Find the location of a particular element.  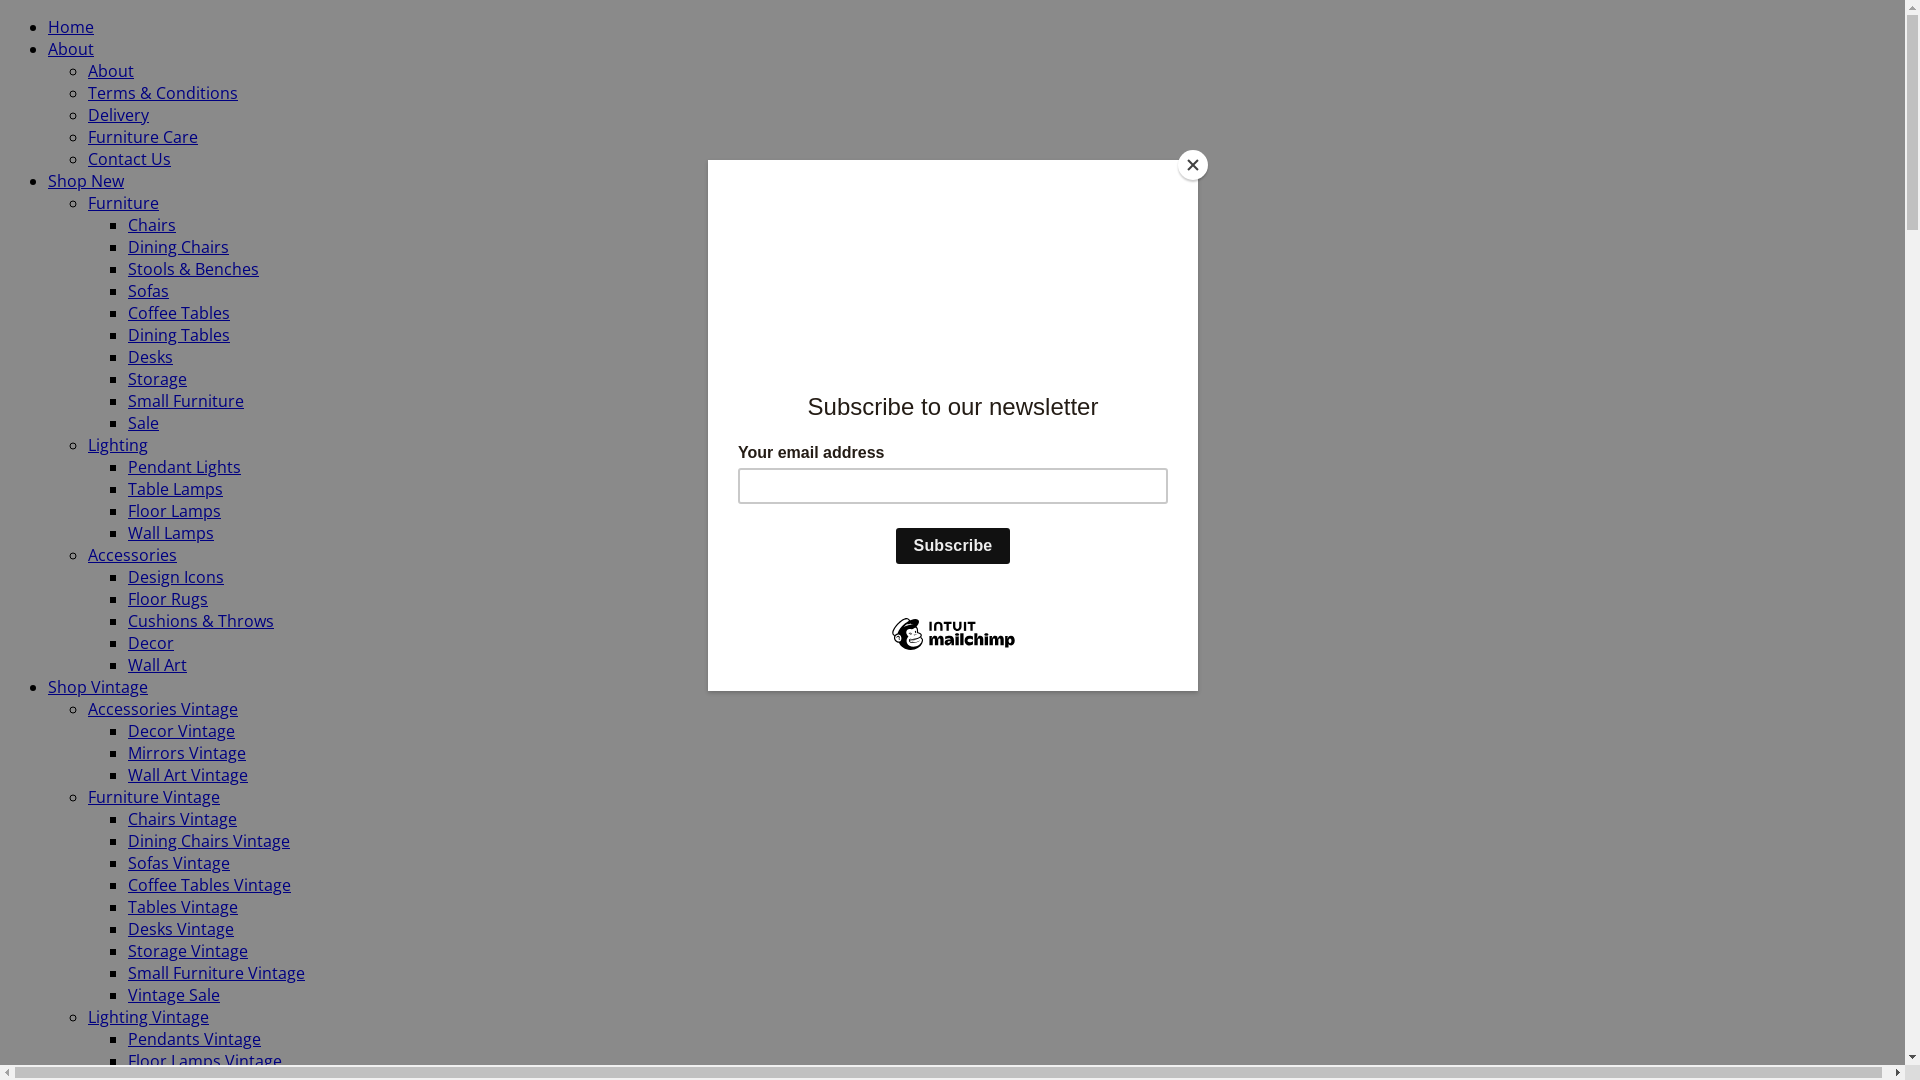

'Chairs Vintage' is located at coordinates (127, 818).